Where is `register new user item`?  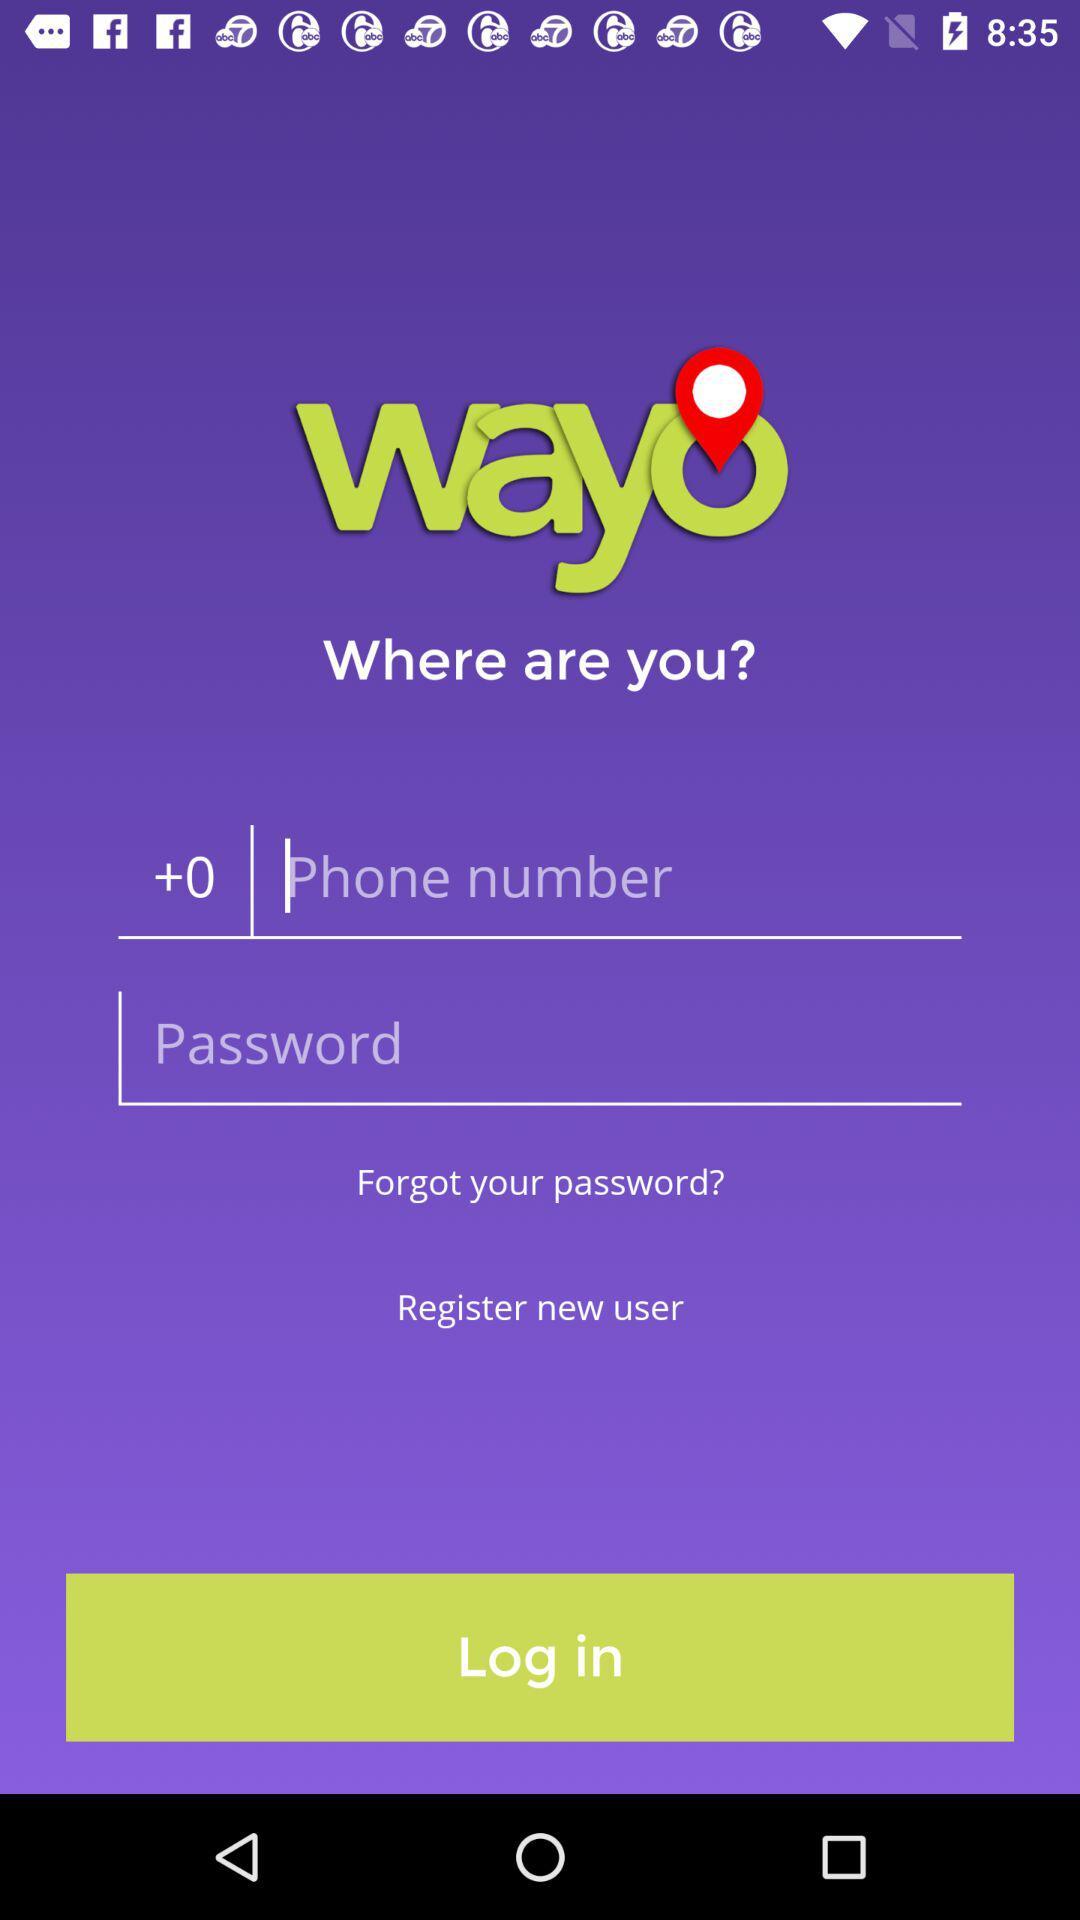 register new user item is located at coordinates (540, 1306).